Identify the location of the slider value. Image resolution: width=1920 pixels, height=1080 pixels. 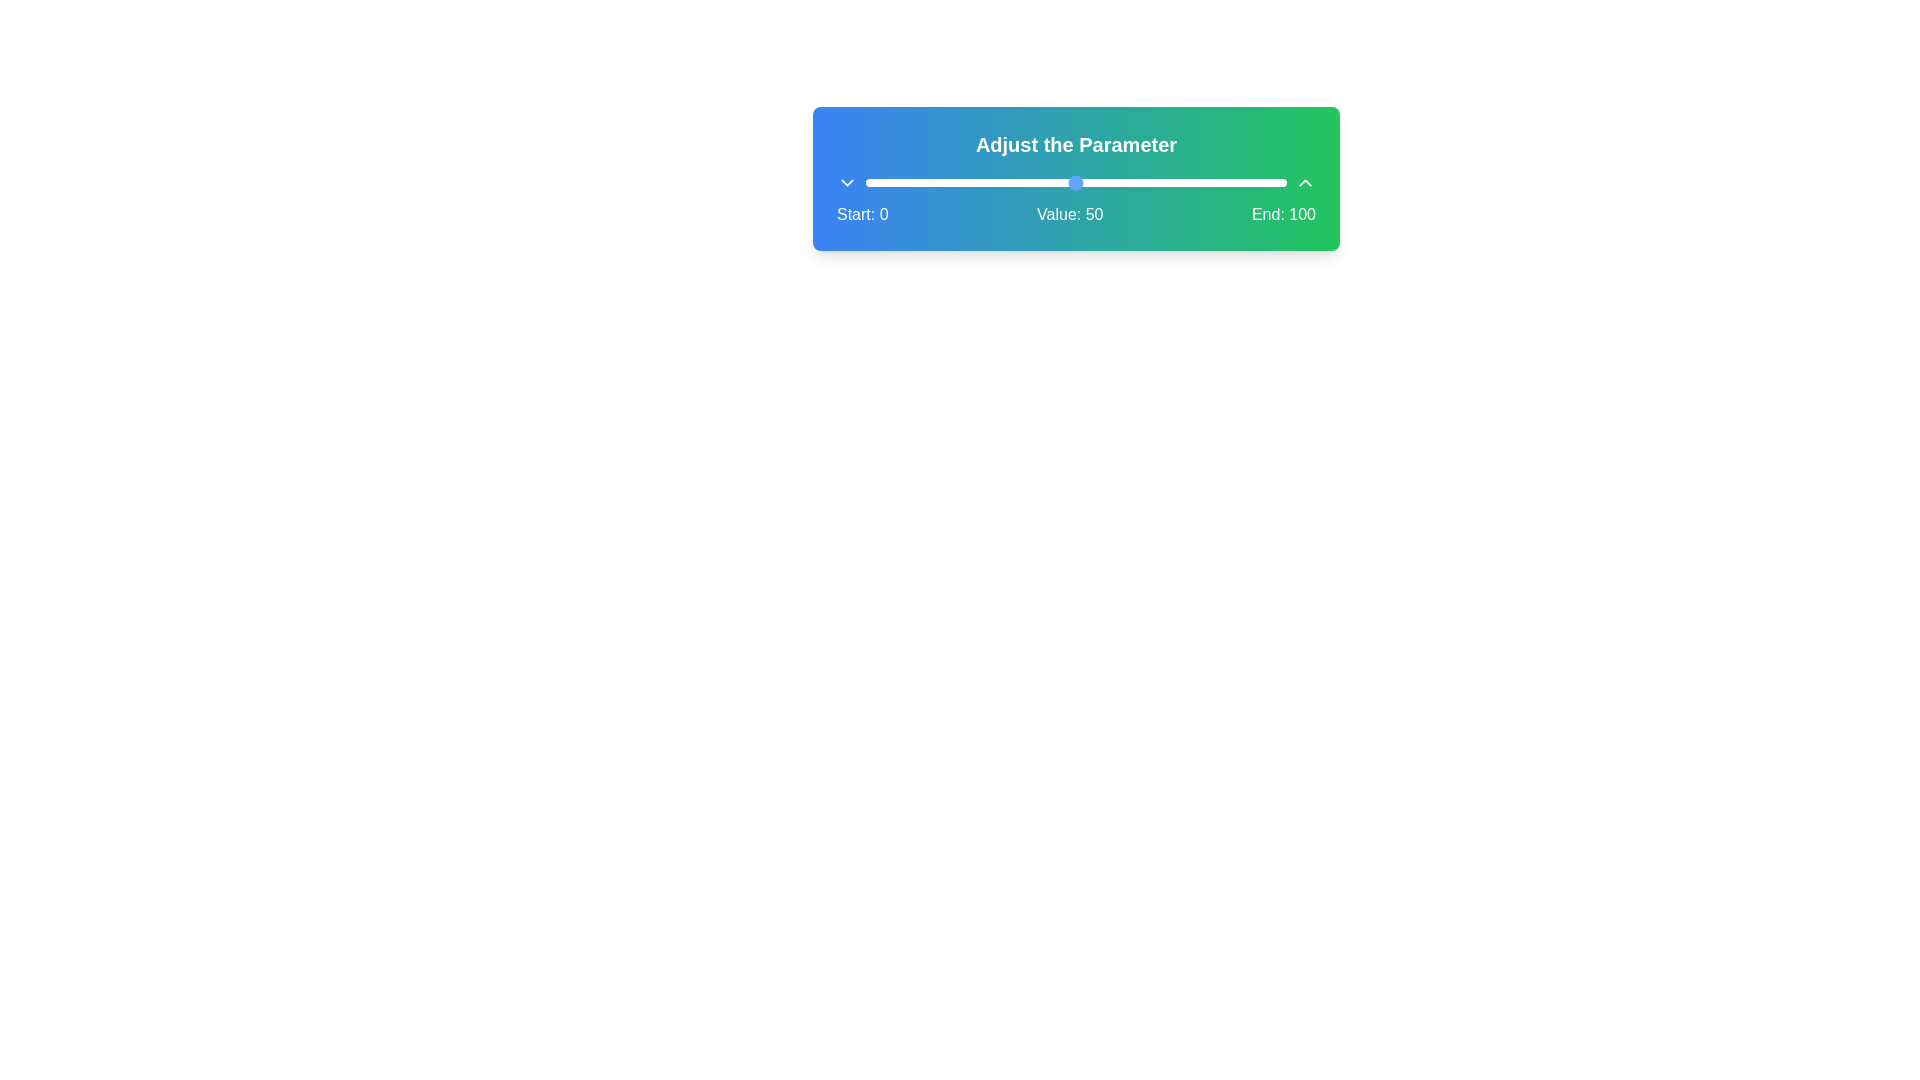
(870, 182).